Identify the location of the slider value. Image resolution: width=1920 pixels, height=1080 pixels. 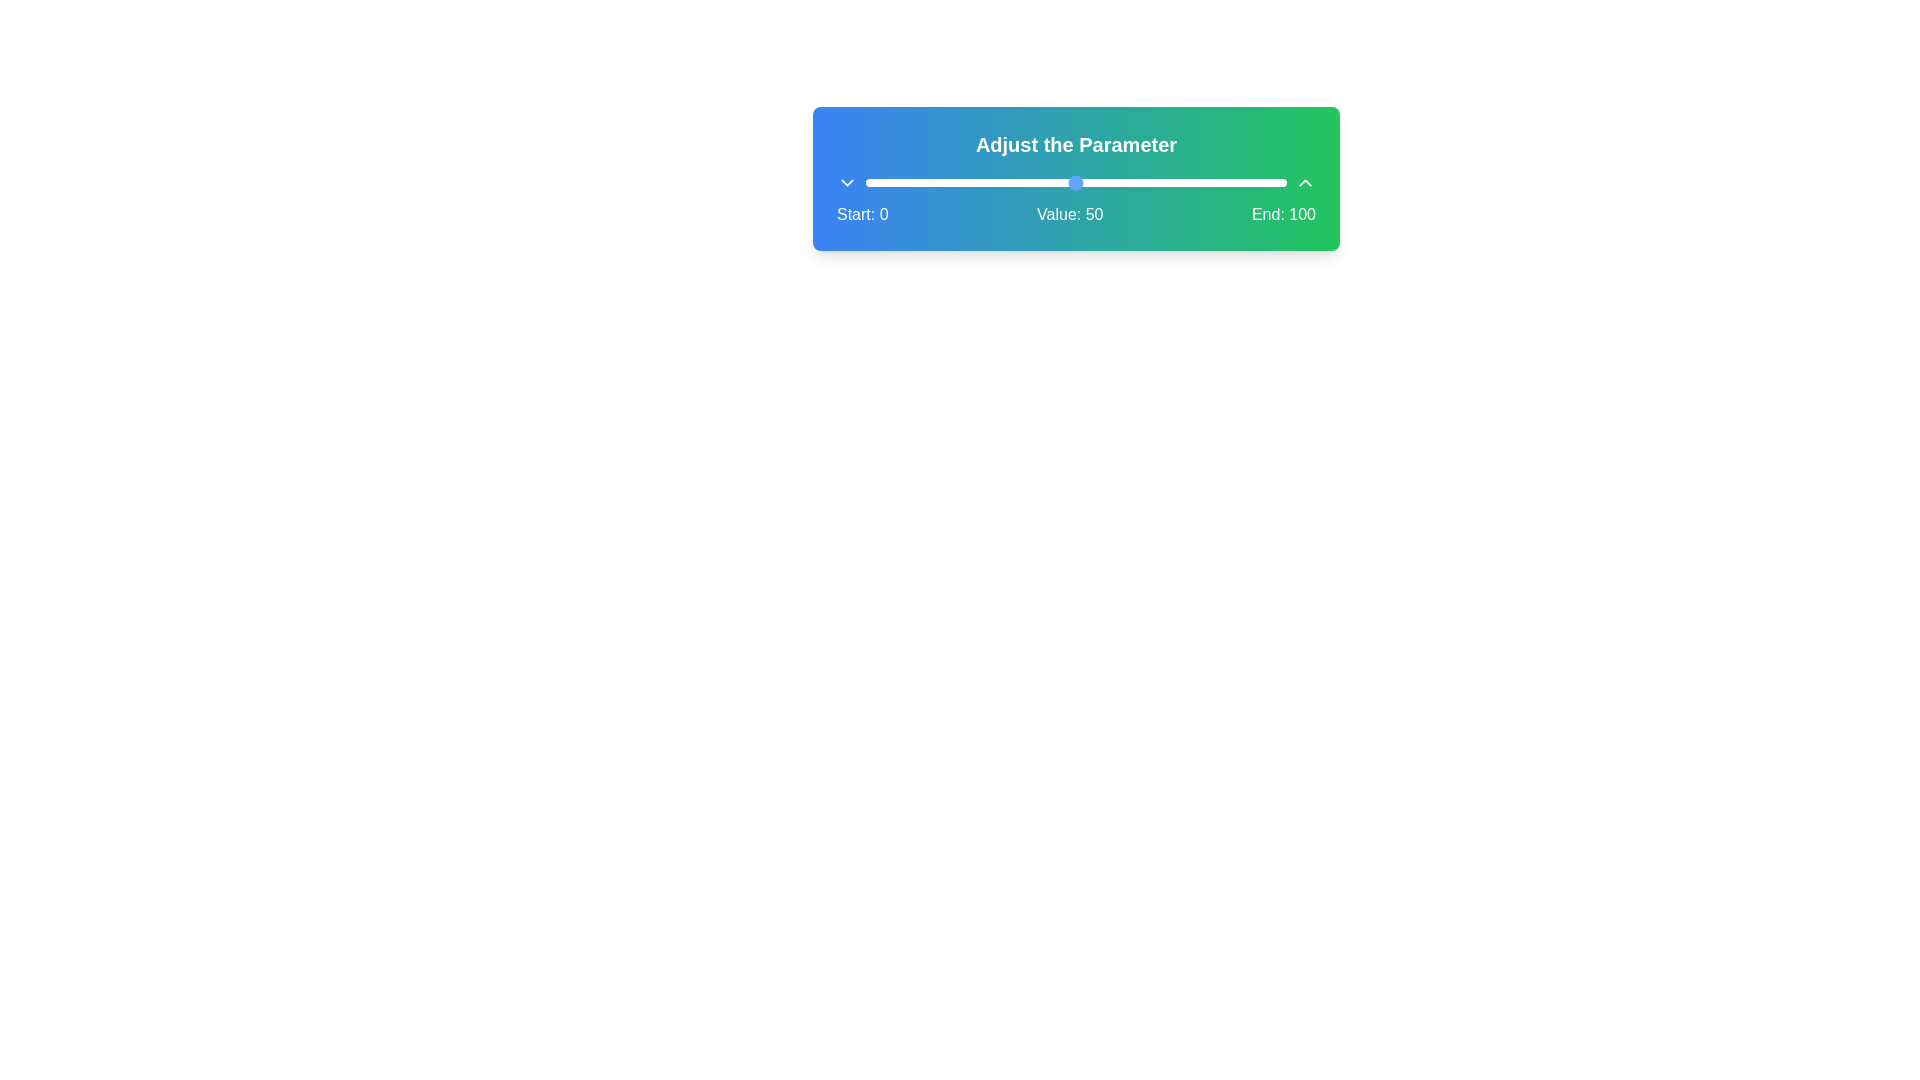
(870, 182).